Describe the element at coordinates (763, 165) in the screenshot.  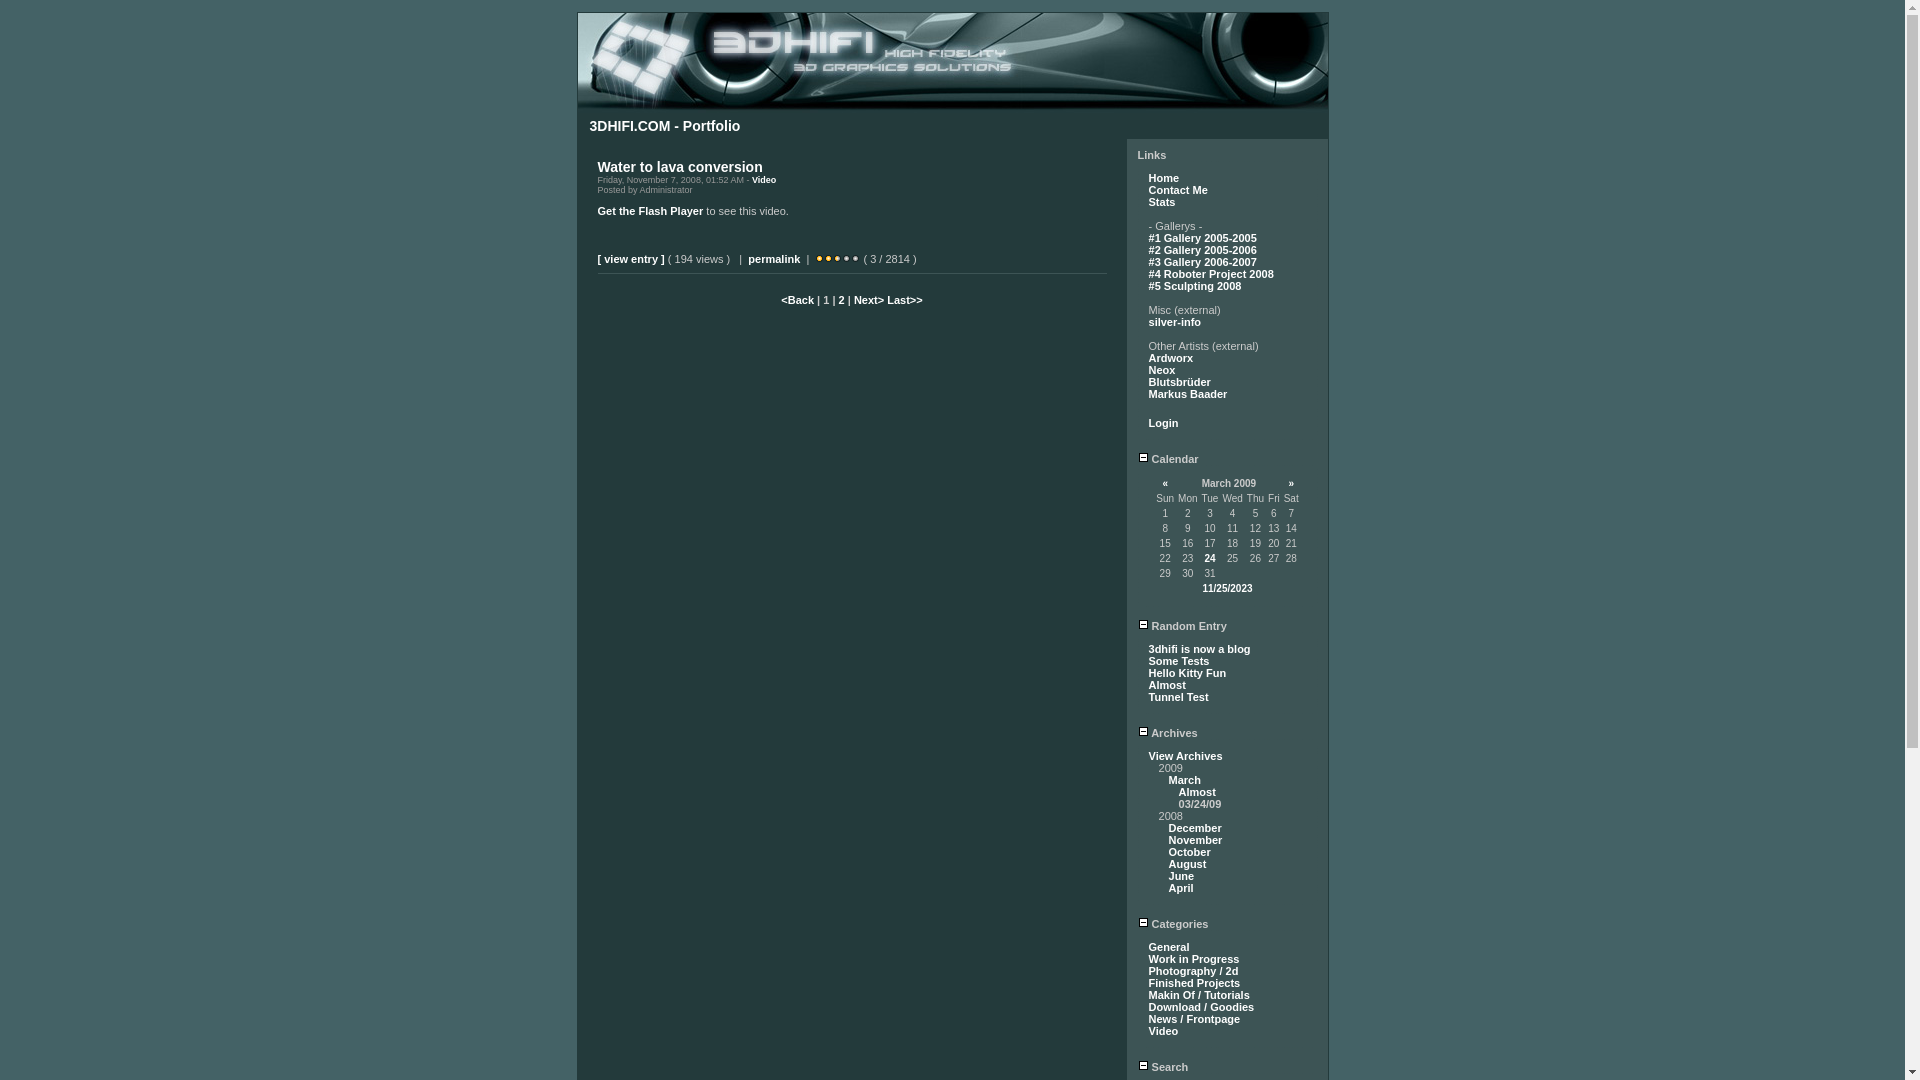
I see `' '` at that location.